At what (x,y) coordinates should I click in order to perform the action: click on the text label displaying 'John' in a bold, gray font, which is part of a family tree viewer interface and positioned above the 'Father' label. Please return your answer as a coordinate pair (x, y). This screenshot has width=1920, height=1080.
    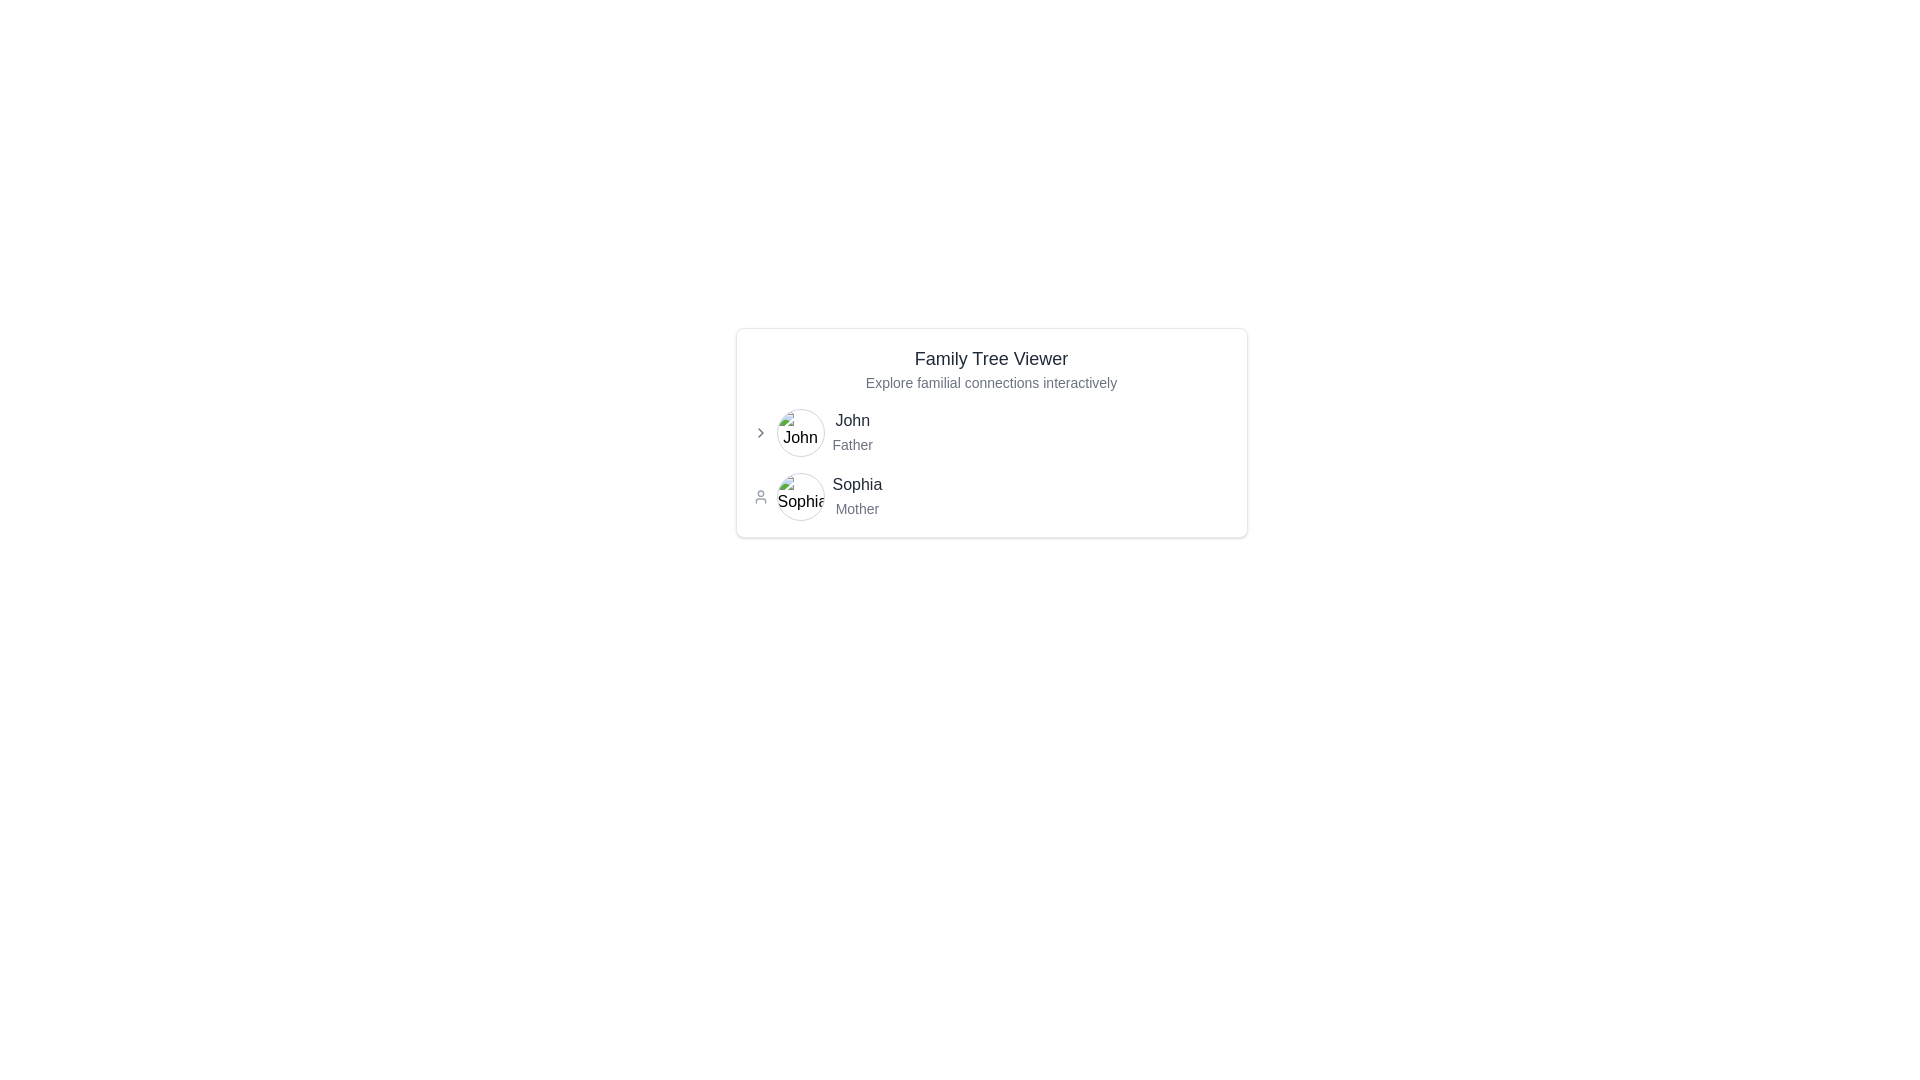
    Looking at the image, I should click on (852, 419).